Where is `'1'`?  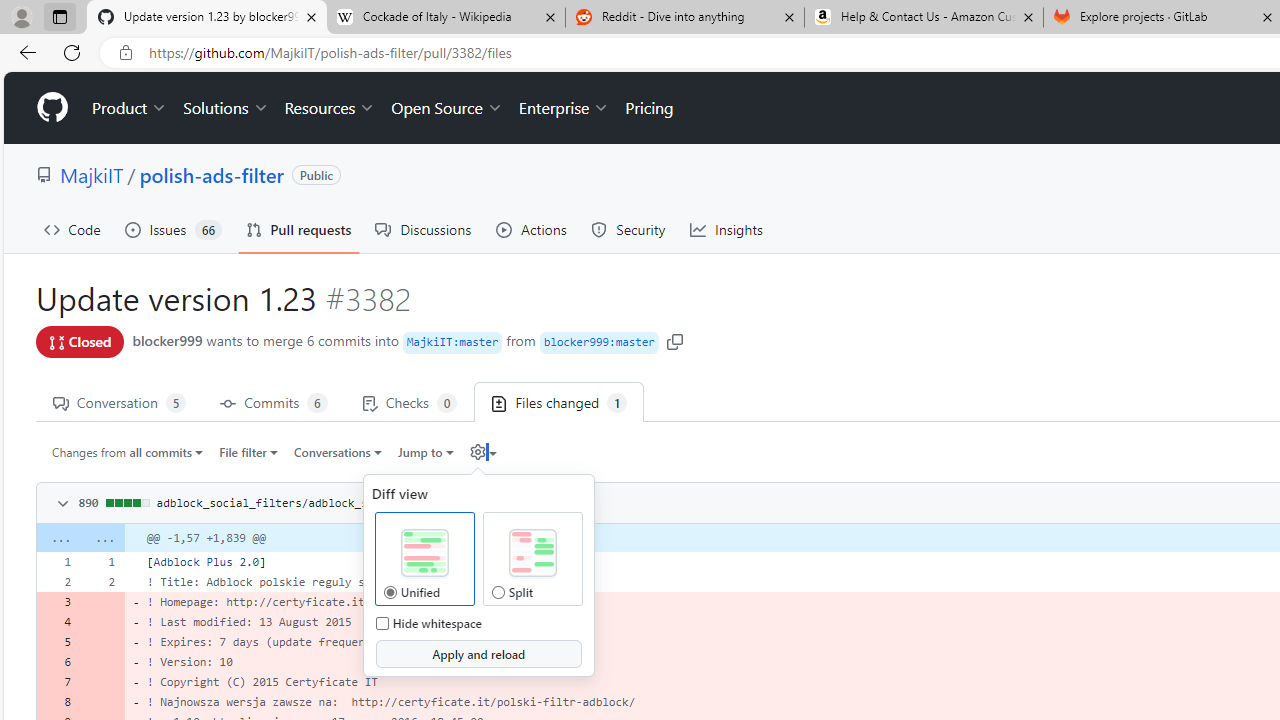 '1' is located at coordinates (102, 561).